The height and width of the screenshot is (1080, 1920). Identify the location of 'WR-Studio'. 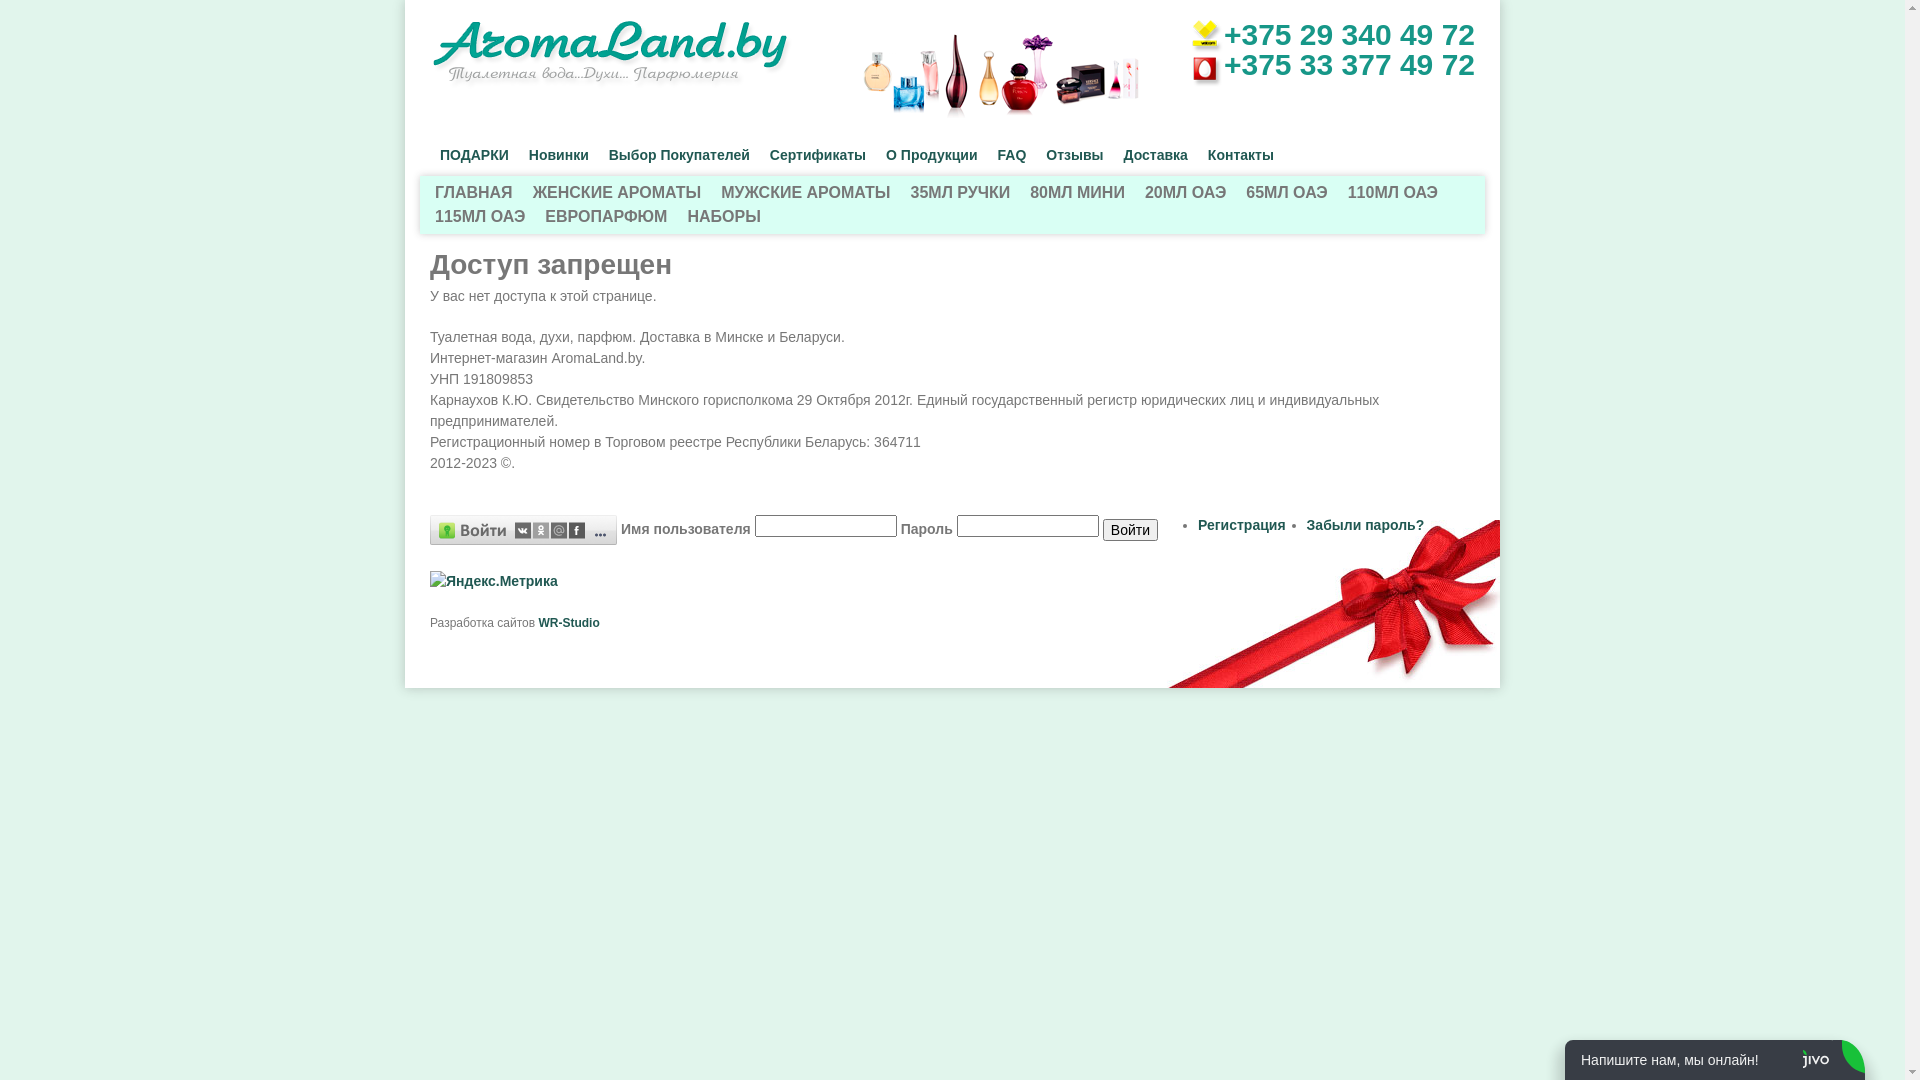
(567, 622).